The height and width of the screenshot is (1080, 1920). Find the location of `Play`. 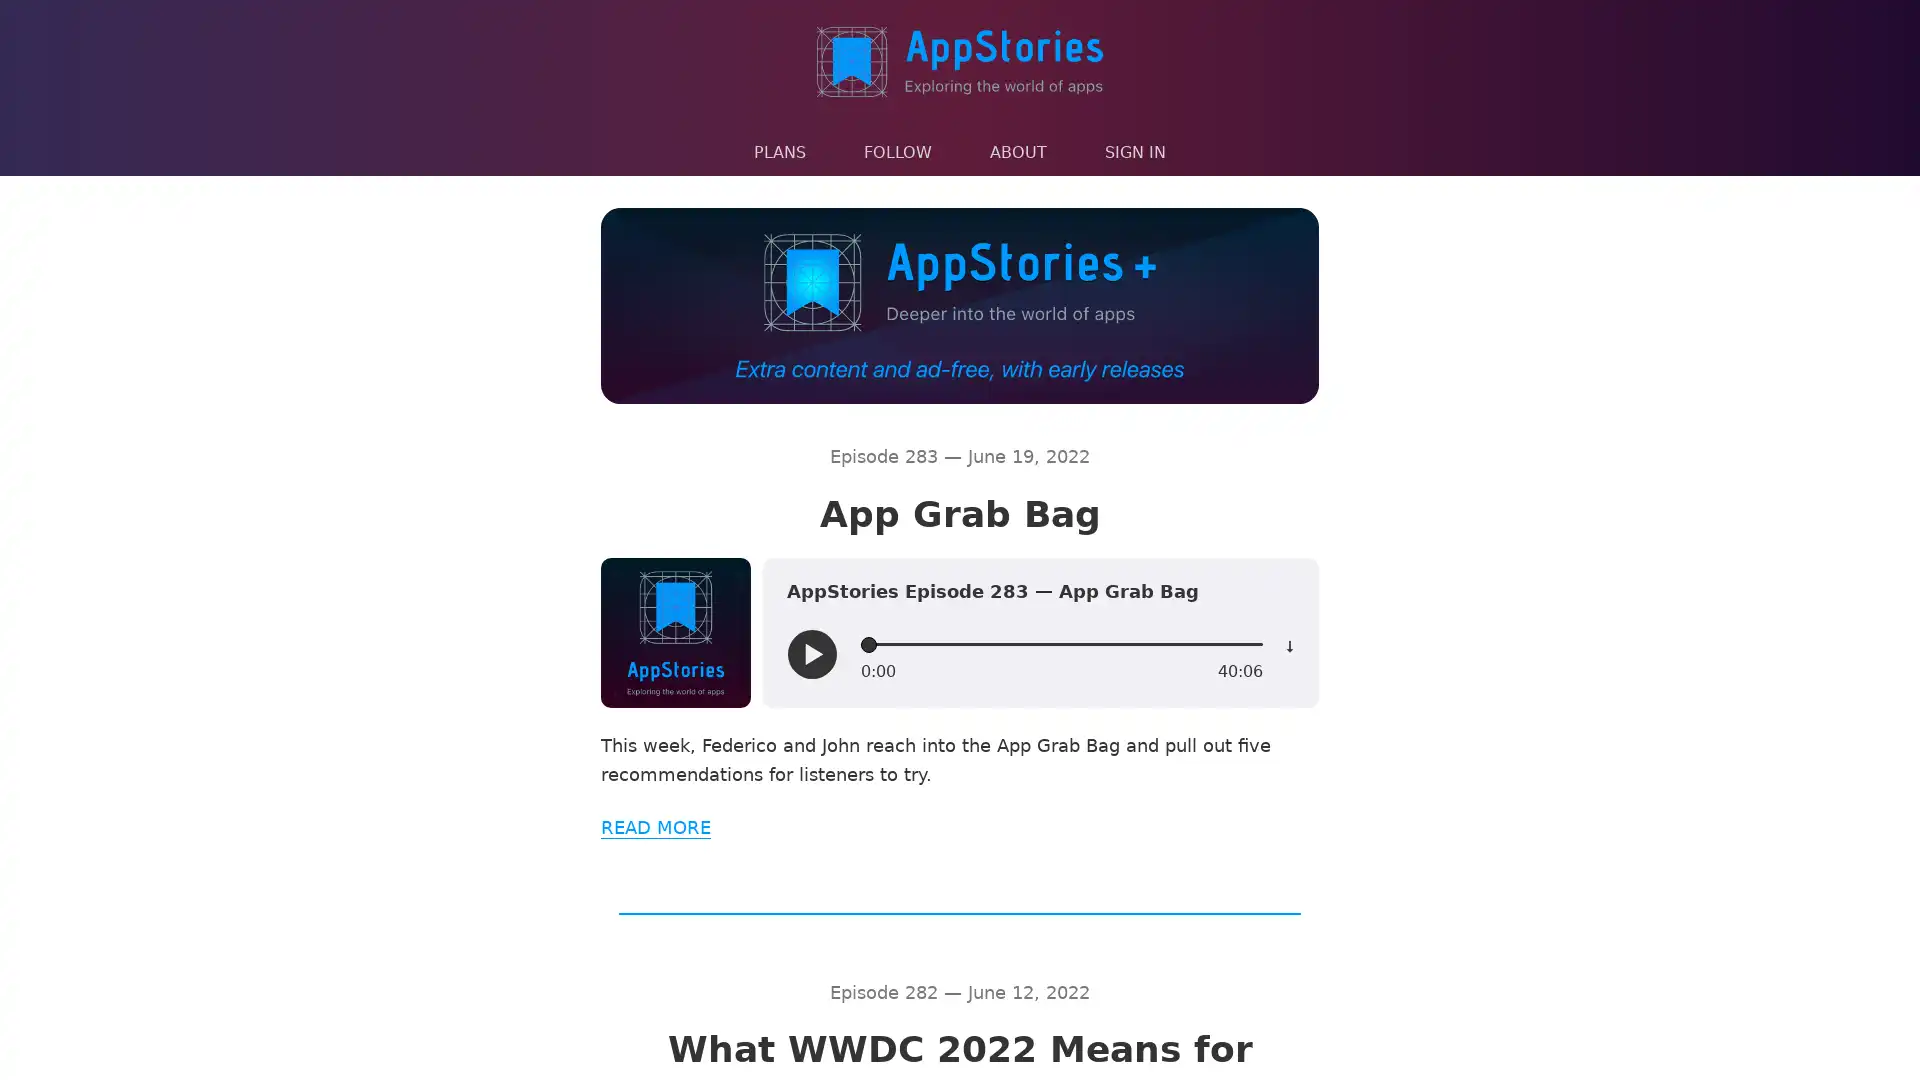

Play is located at coordinates (811, 655).